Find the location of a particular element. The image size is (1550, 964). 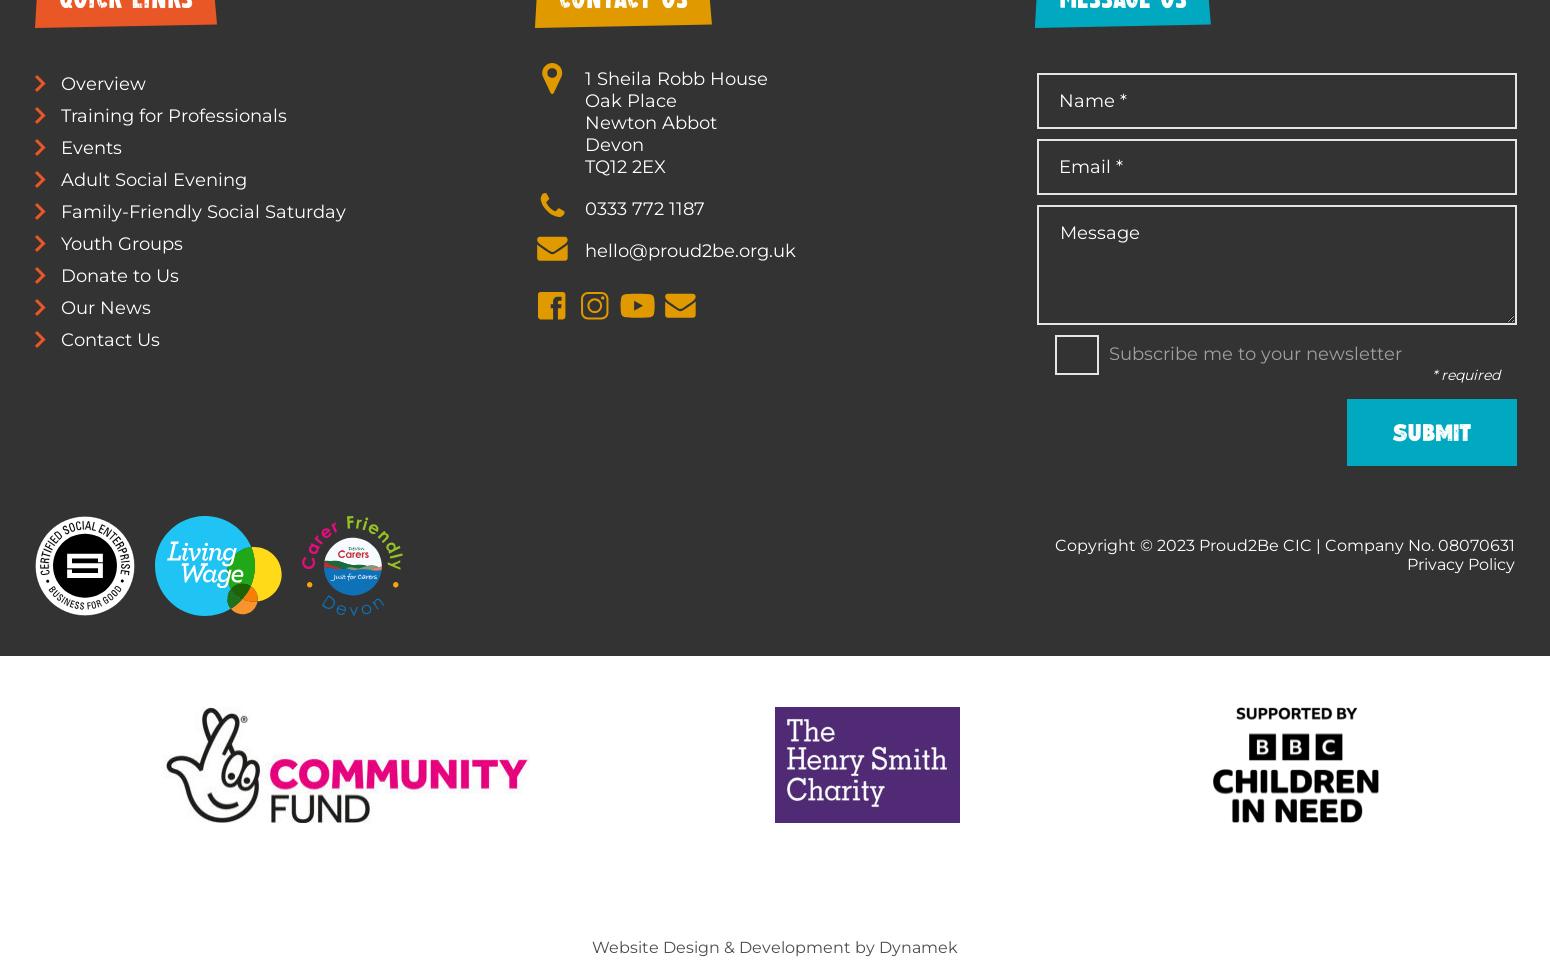

'Youth Groups' is located at coordinates (121, 242).